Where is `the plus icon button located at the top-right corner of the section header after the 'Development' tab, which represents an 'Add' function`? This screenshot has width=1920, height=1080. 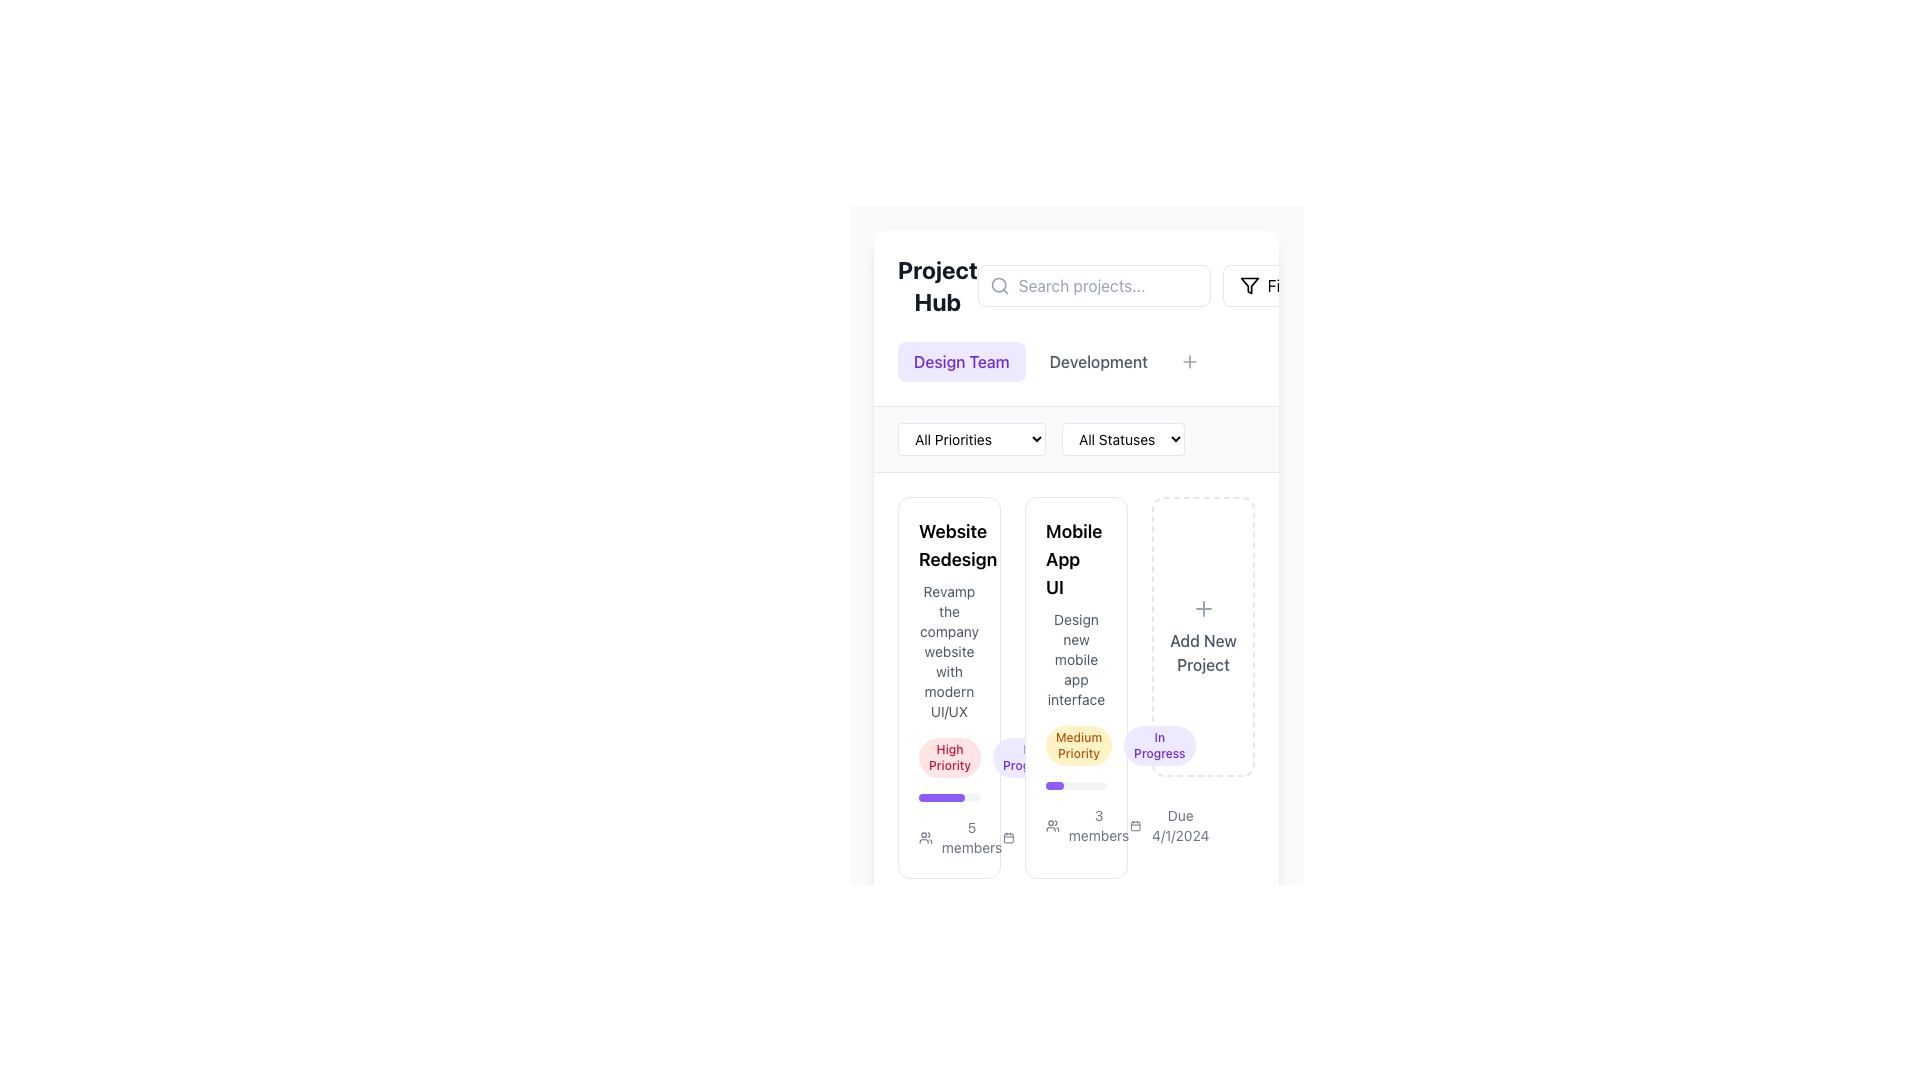 the plus icon button located at the top-right corner of the section header after the 'Development' tab, which represents an 'Add' function is located at coordinates (1189, 362).